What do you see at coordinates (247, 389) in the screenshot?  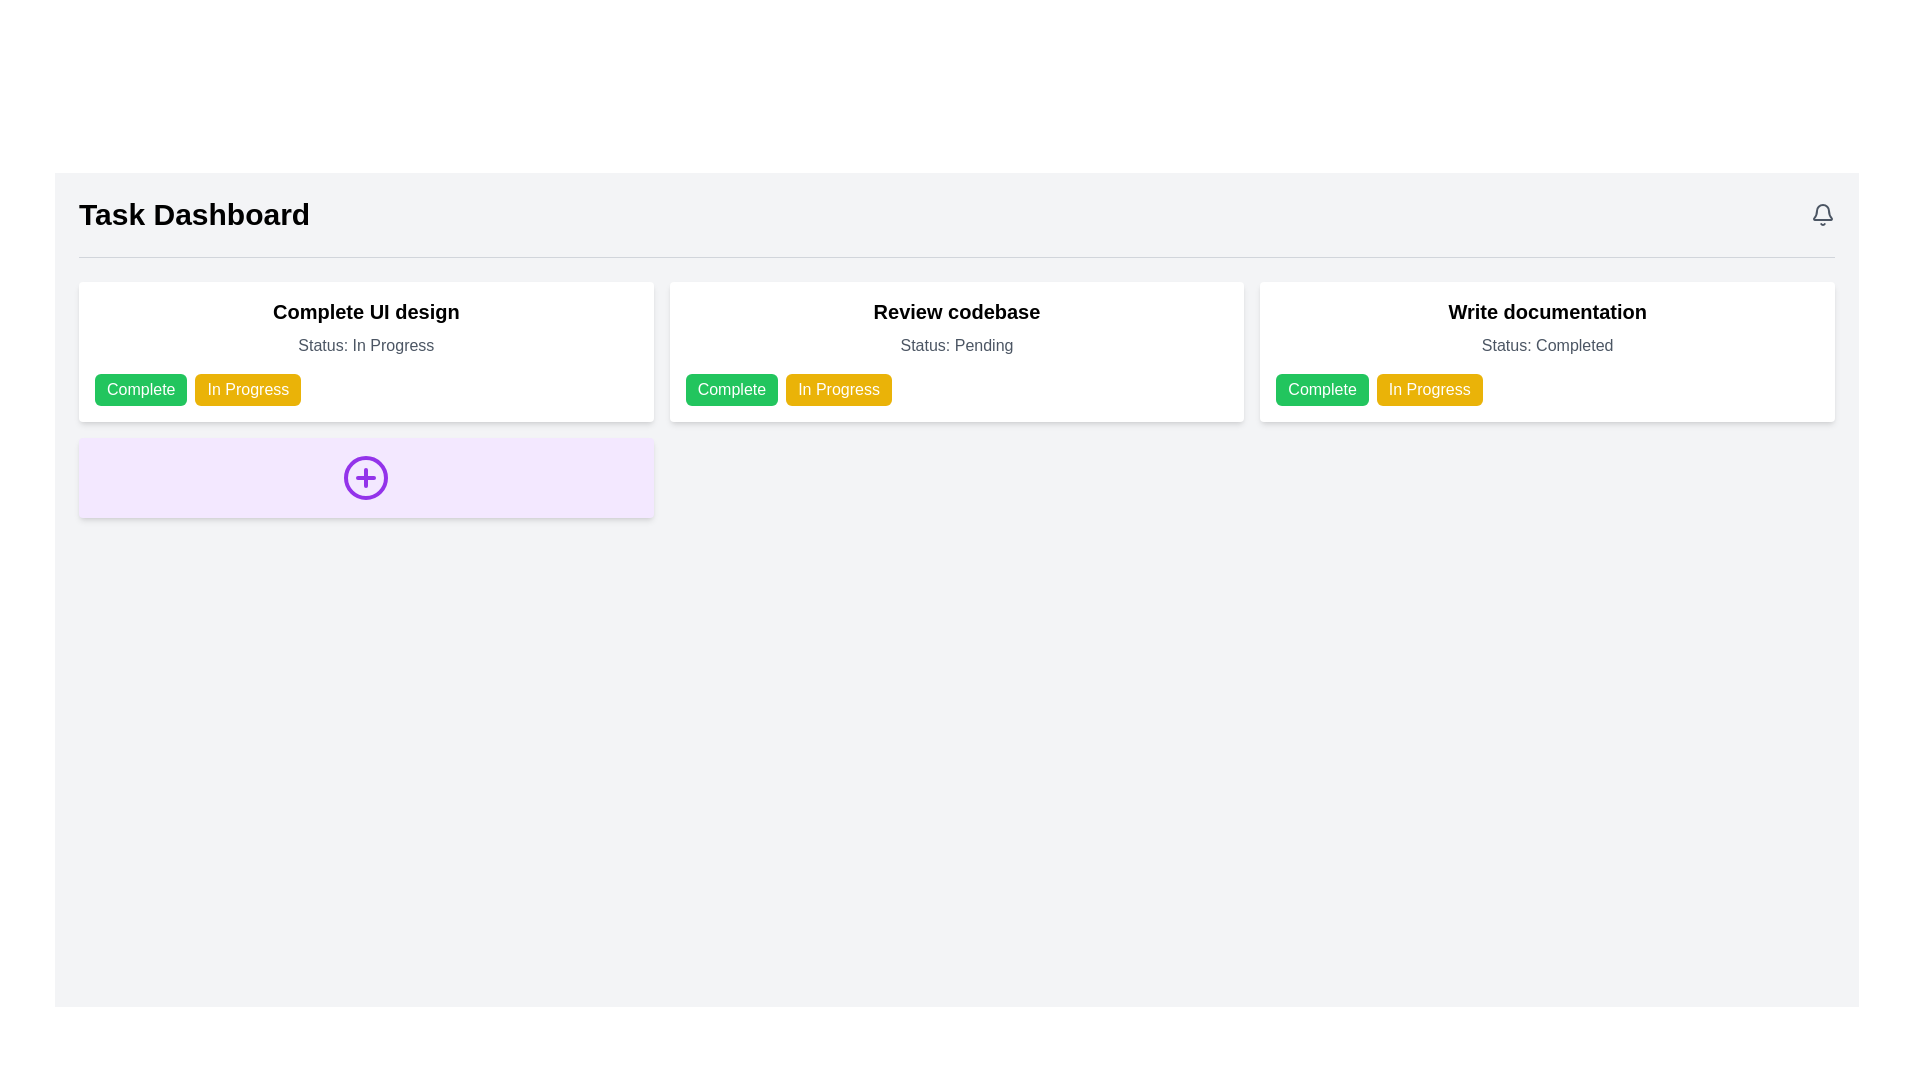 I see `the 'In Progress' button with a yellow background and white text` at bounding box center [247, 389].